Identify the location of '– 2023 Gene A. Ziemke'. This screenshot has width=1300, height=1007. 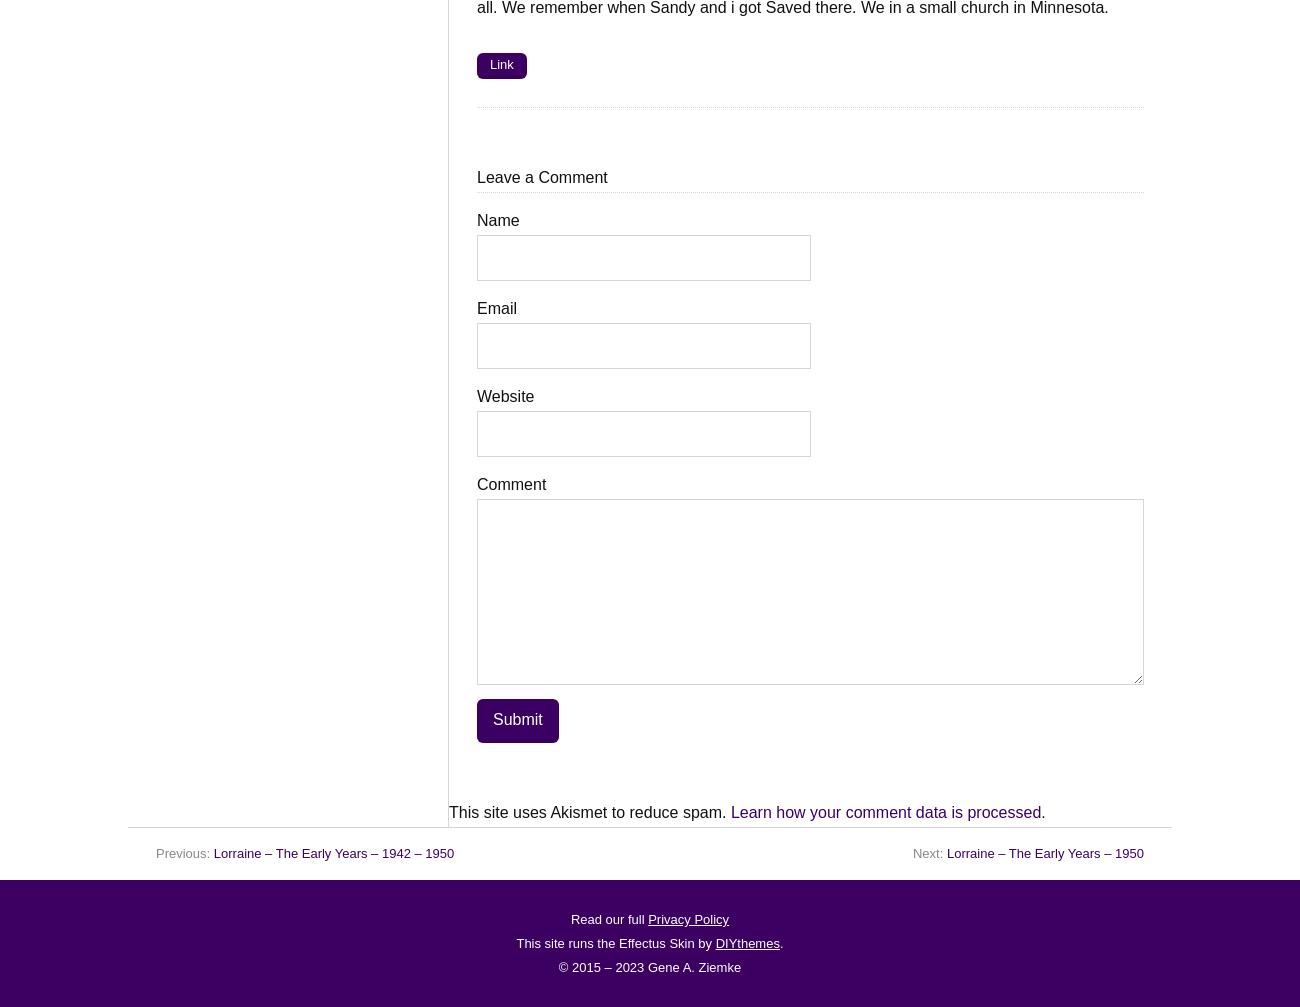
(669, 966).